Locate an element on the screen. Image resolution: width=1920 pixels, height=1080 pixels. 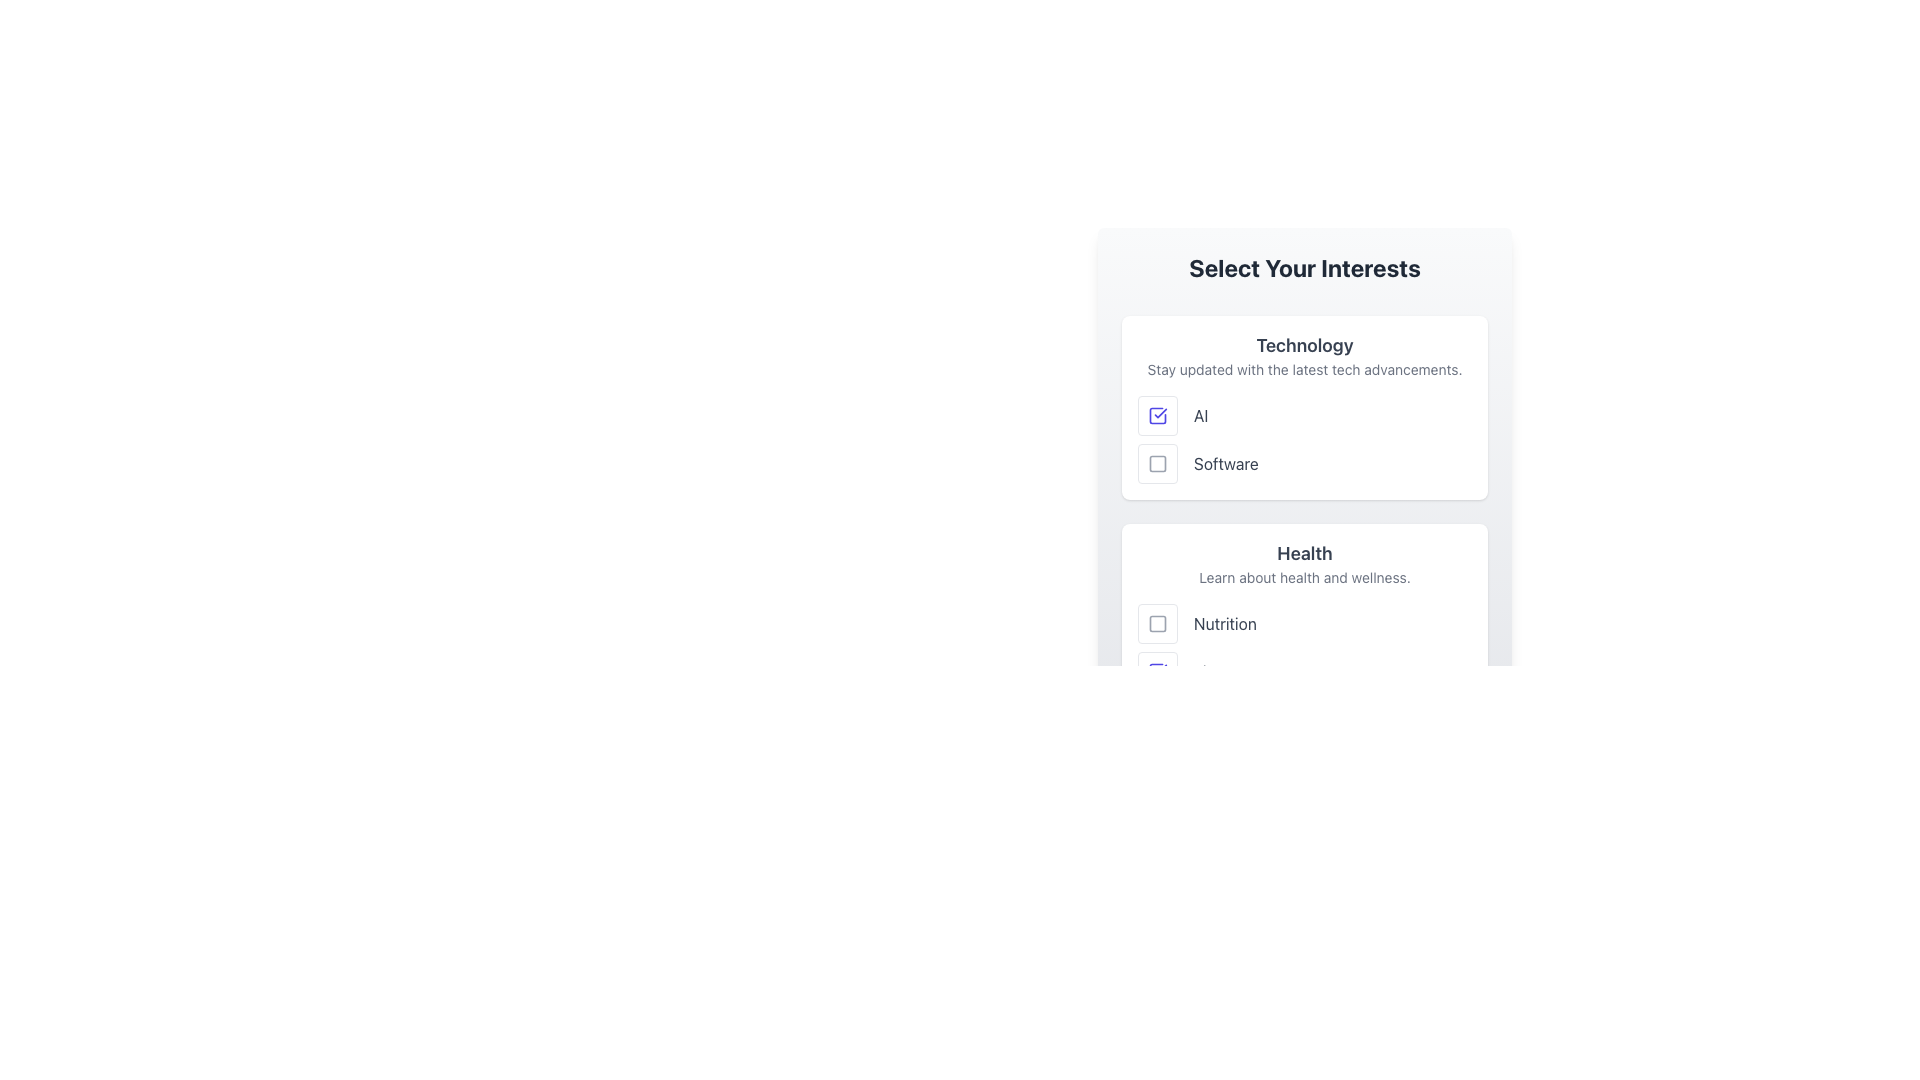
the checkbox is located at coordinates (1157, 415).